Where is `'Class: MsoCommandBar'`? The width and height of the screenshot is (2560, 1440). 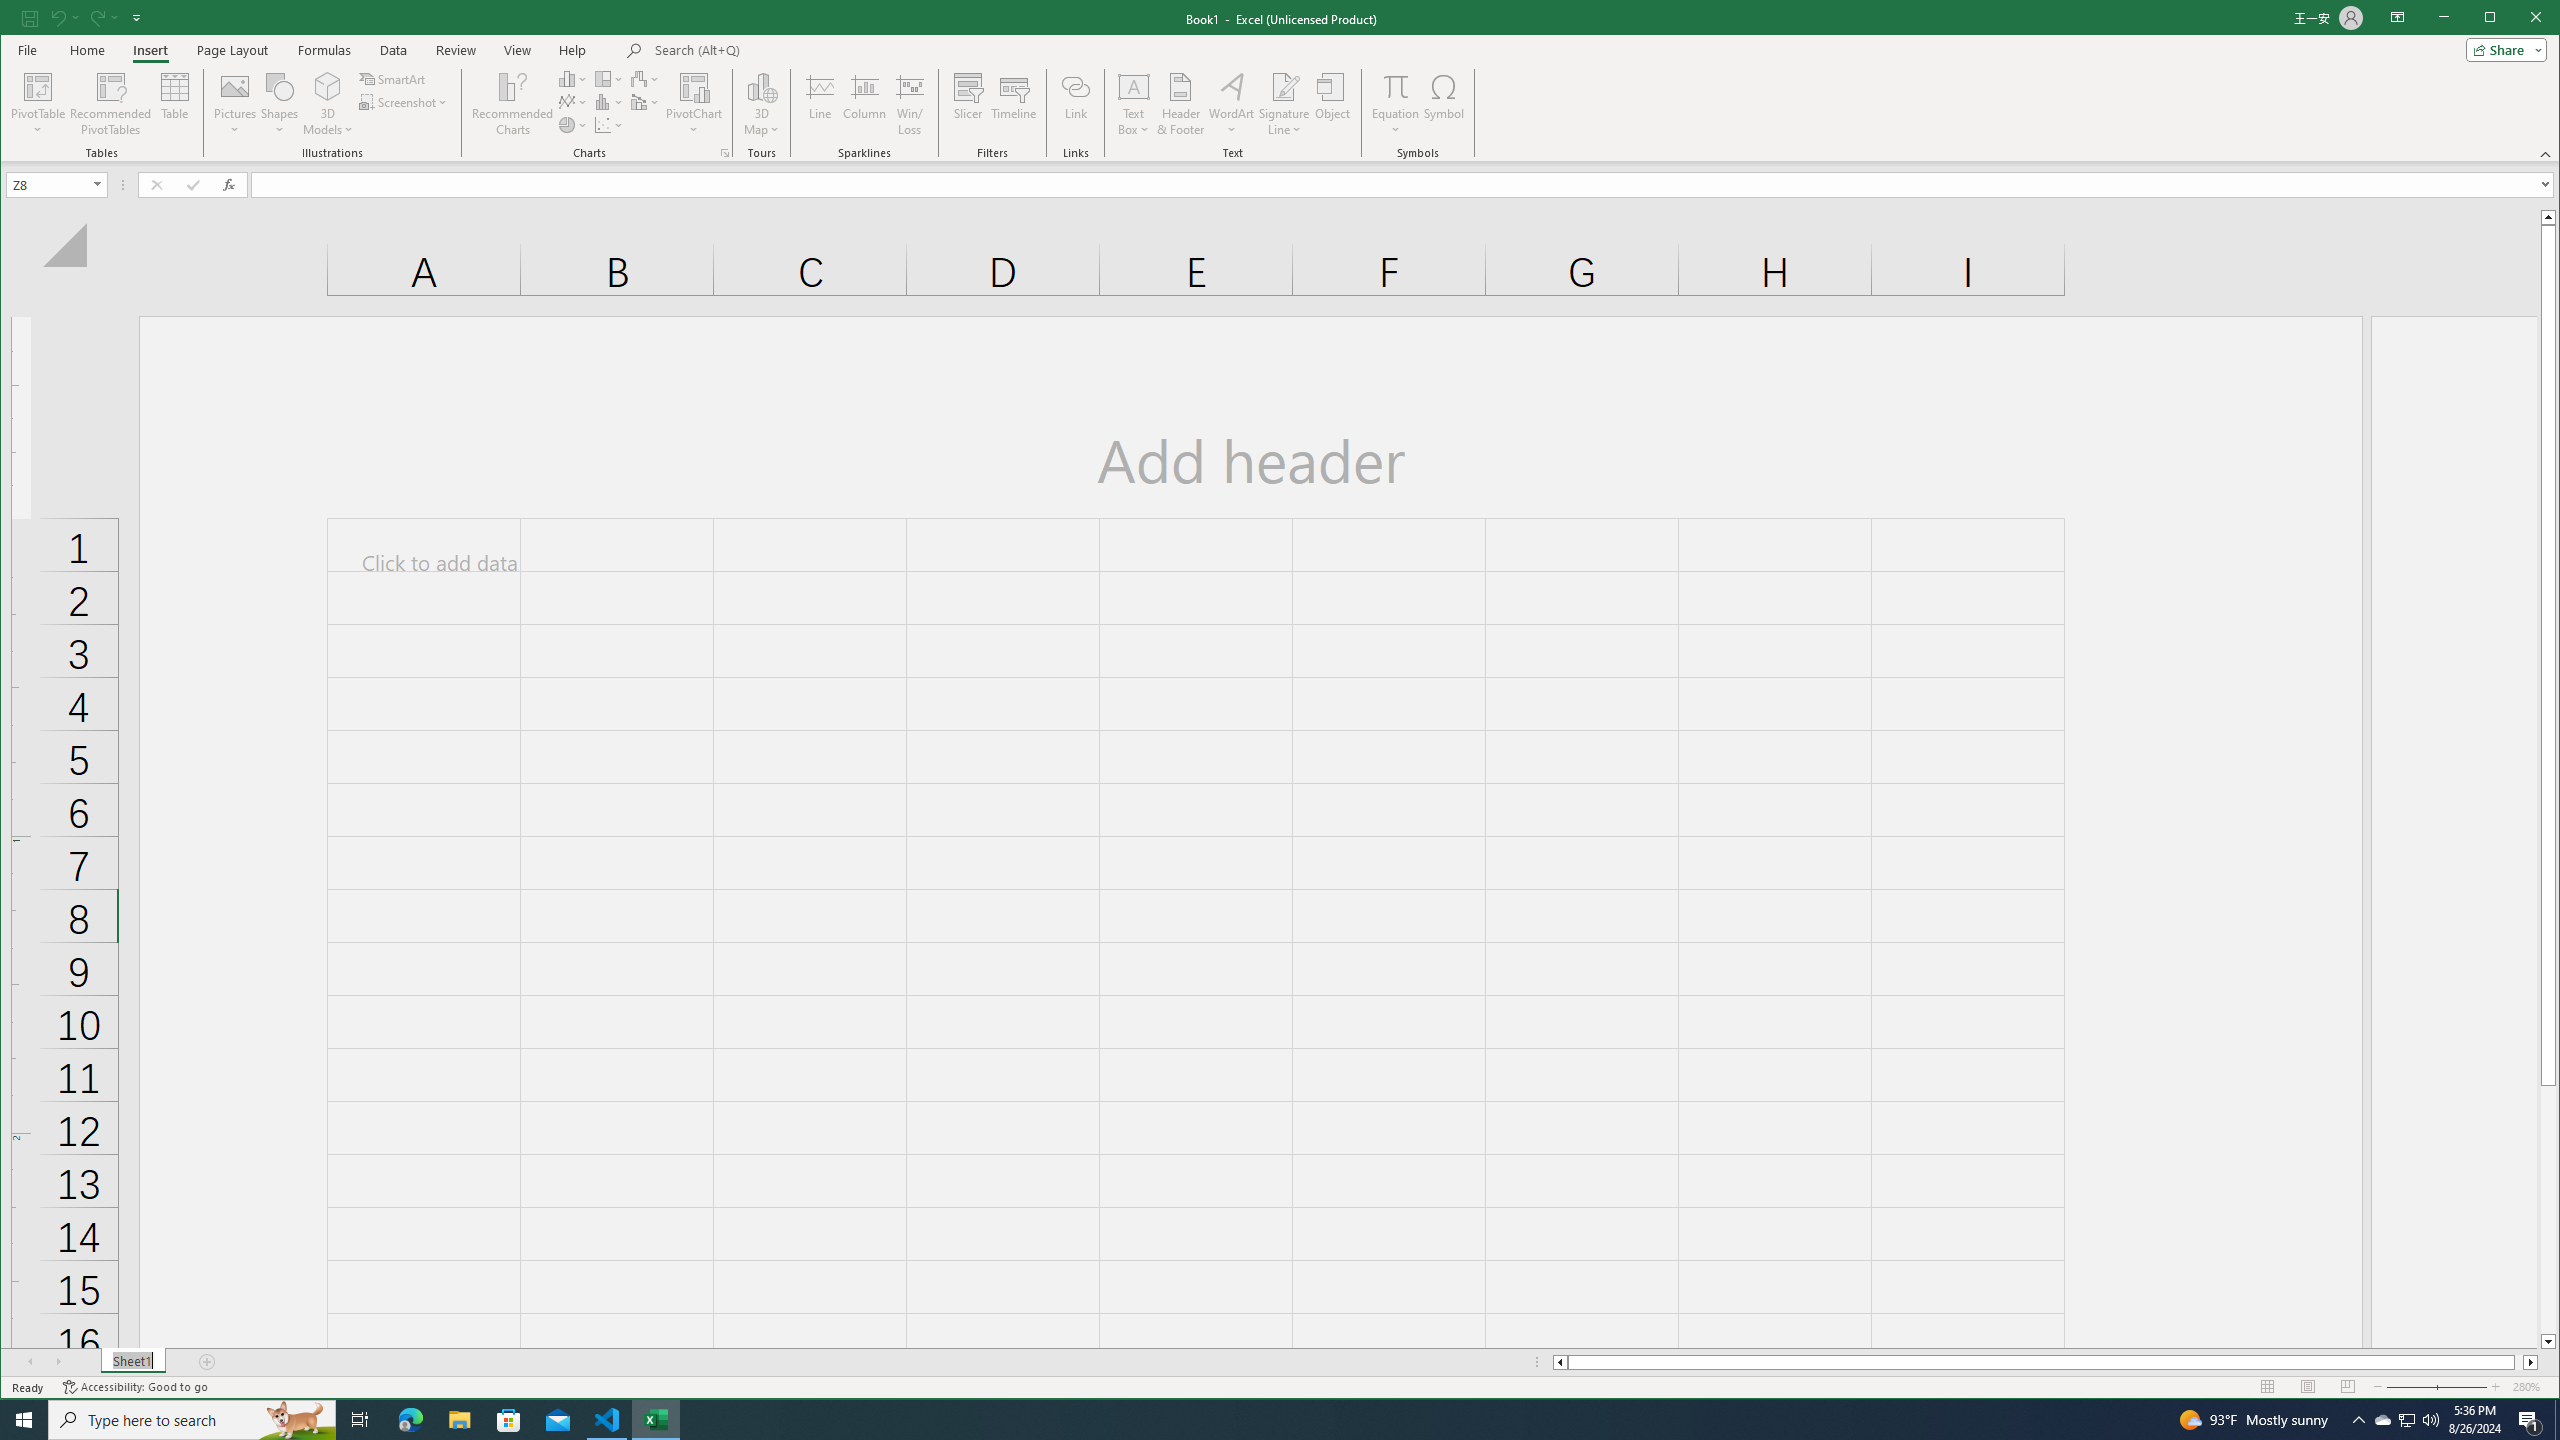
'Class: MsoCommandBar' is located at coordinates (1280, 80).